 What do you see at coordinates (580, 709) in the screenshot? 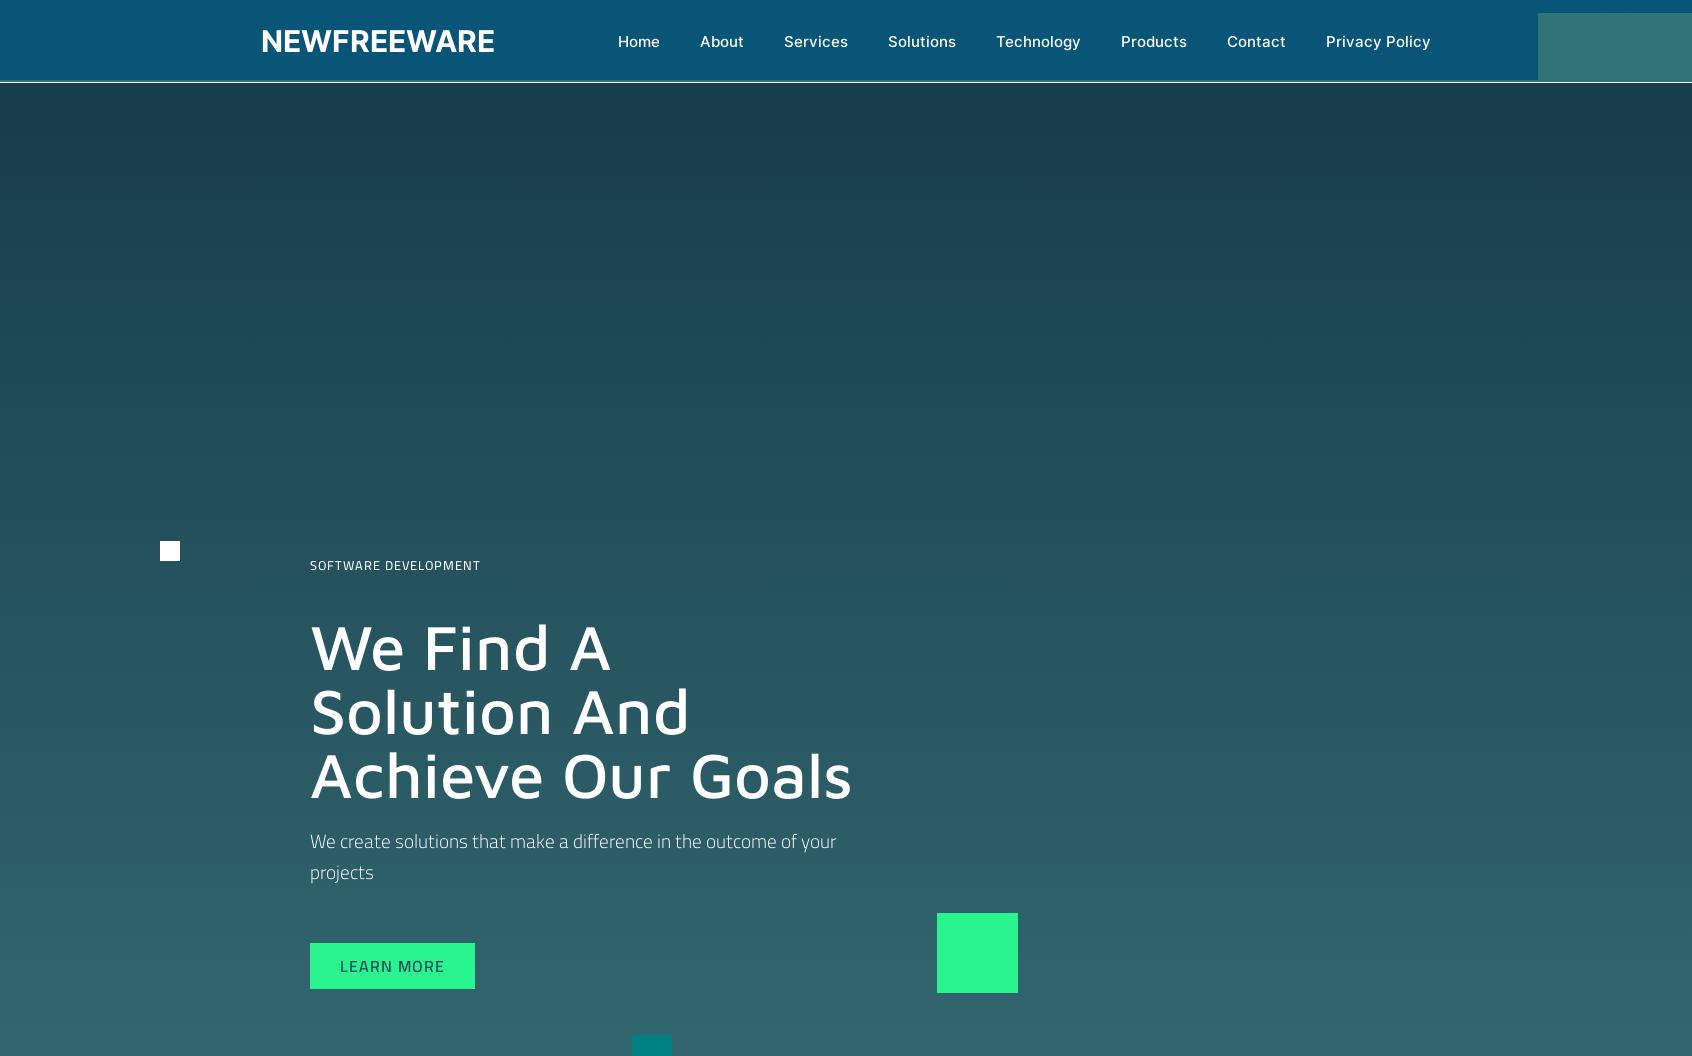
I see `'We find a solution and achieve our goals'` at bounding box center [580, 709].